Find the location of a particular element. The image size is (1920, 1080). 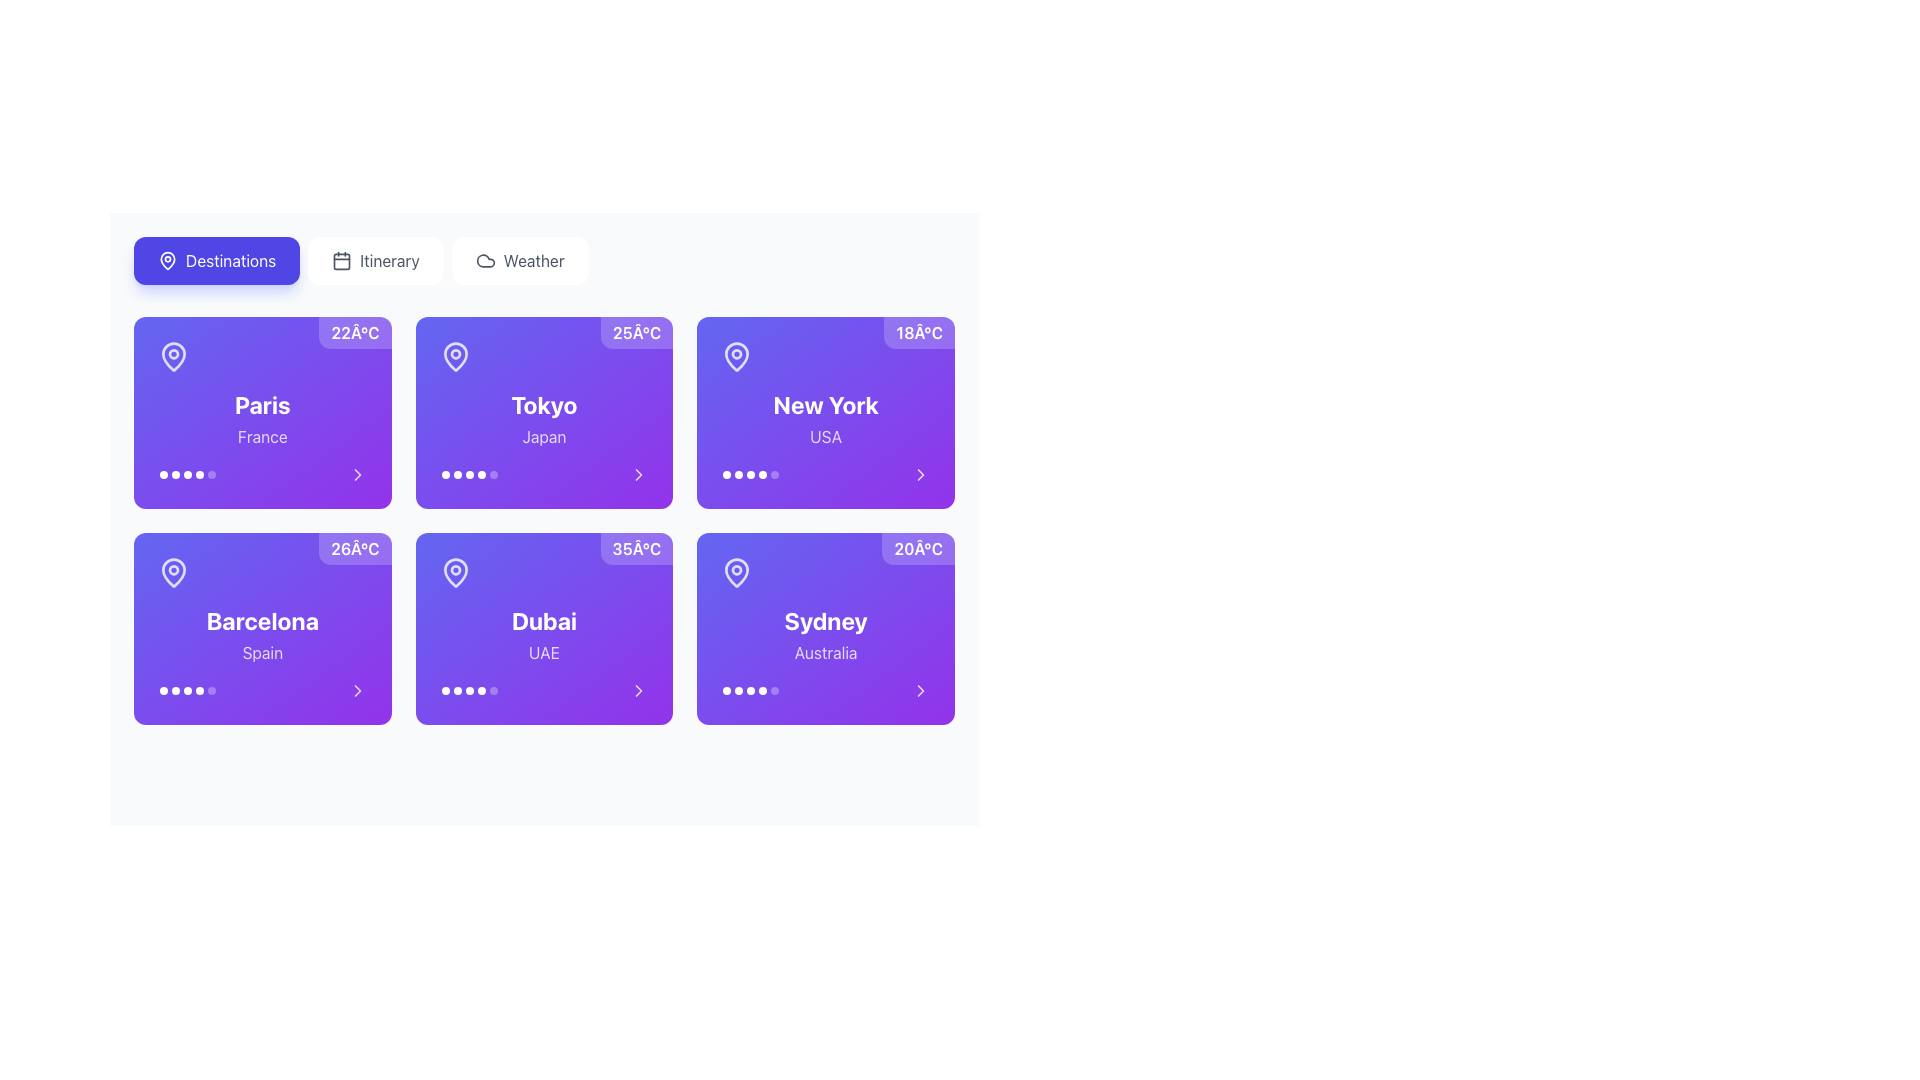

informational text label indicating the country associated with the city 'New York', which displays 'USA' is located at coordinates (826, 435).